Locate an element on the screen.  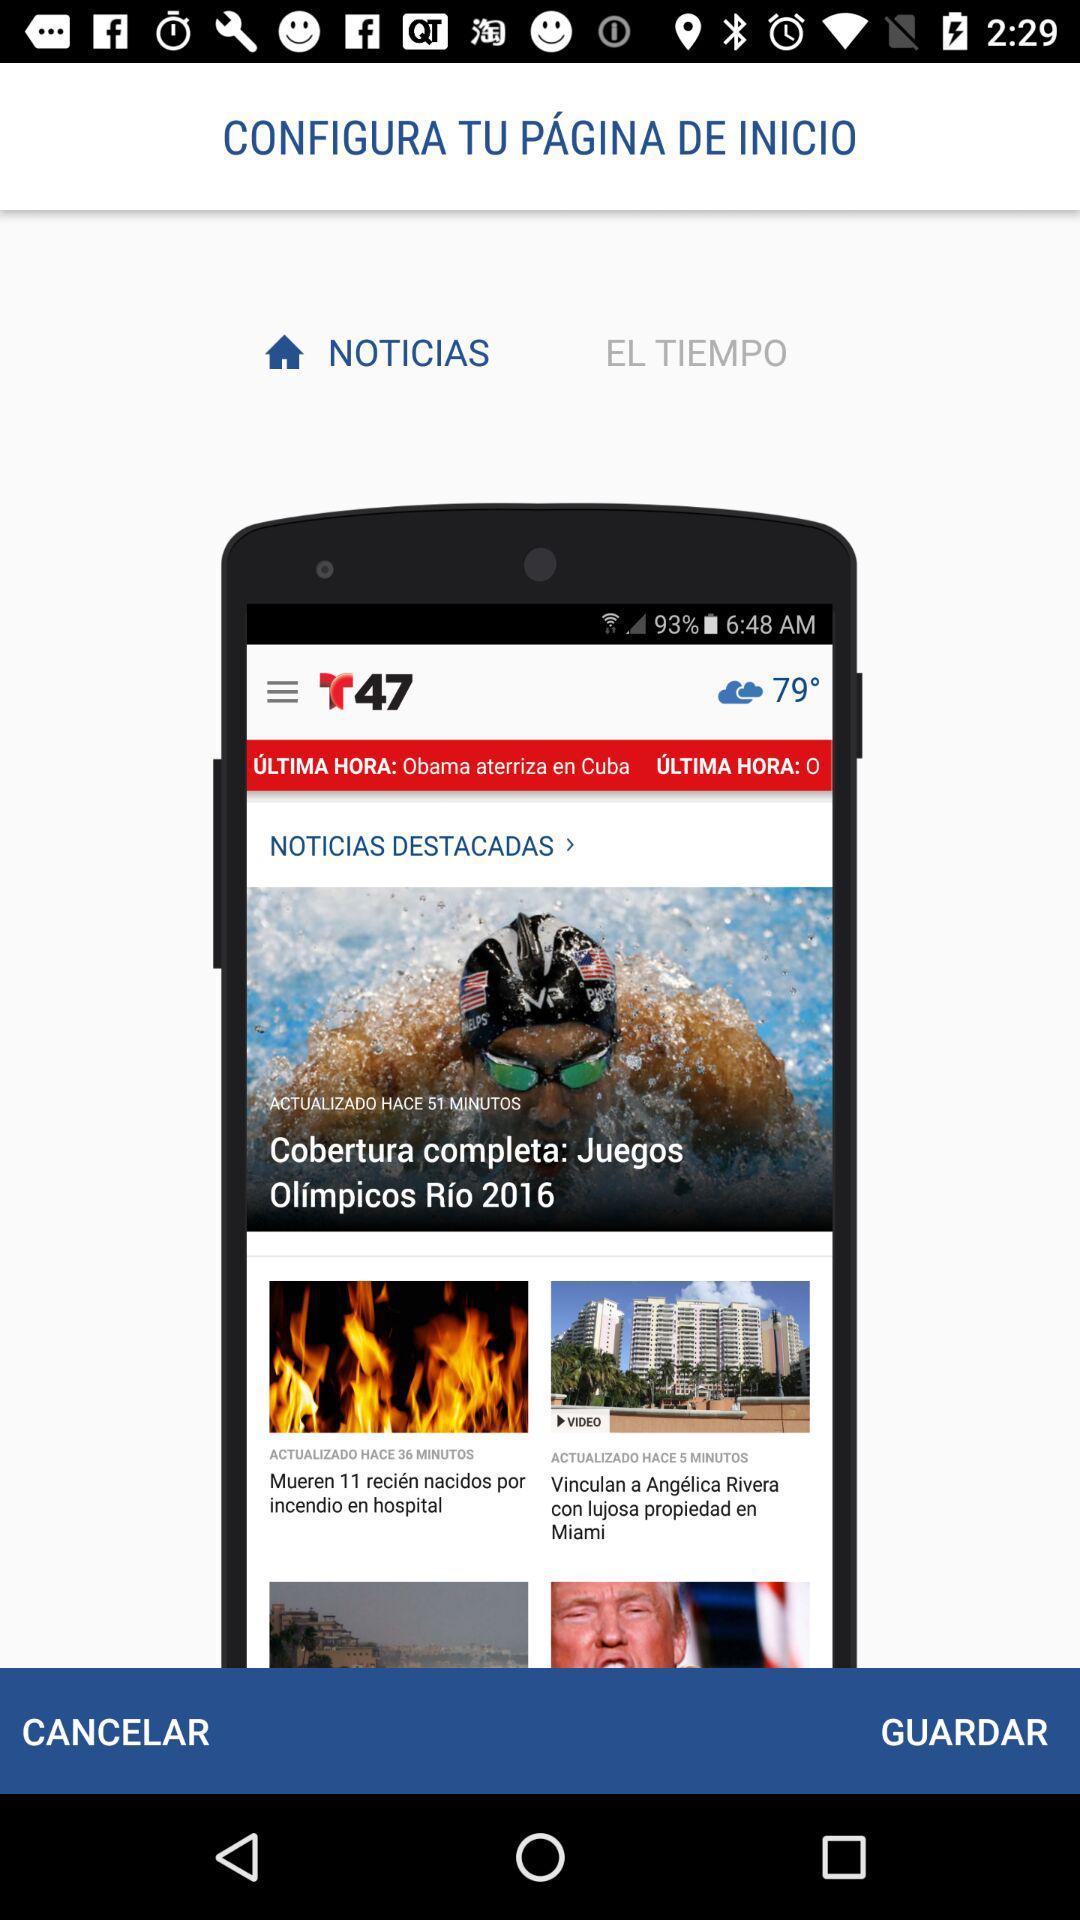
item next to guardar is located at coordinates (115, 1730).